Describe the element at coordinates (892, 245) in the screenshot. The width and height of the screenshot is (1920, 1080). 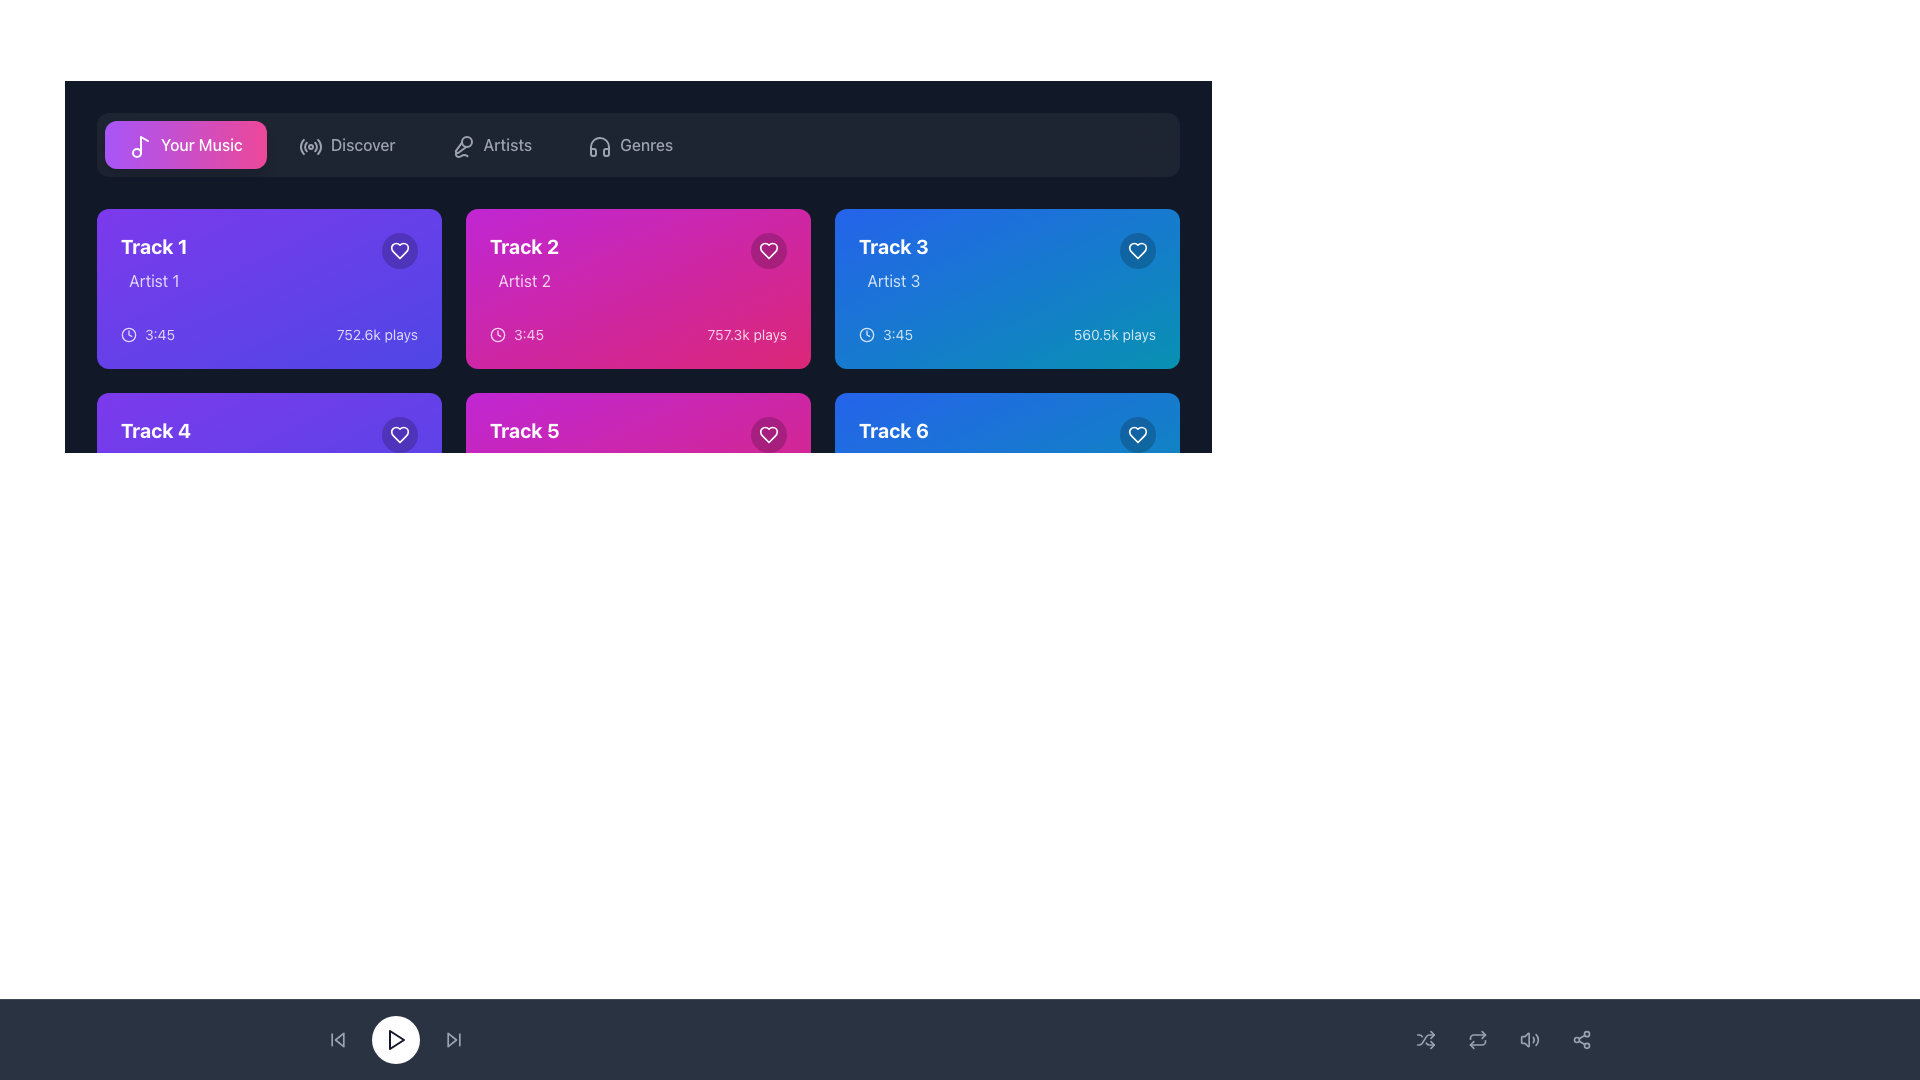
I see `the text label identifying 'Track 3' located at the top-left corner of its card` at that location.